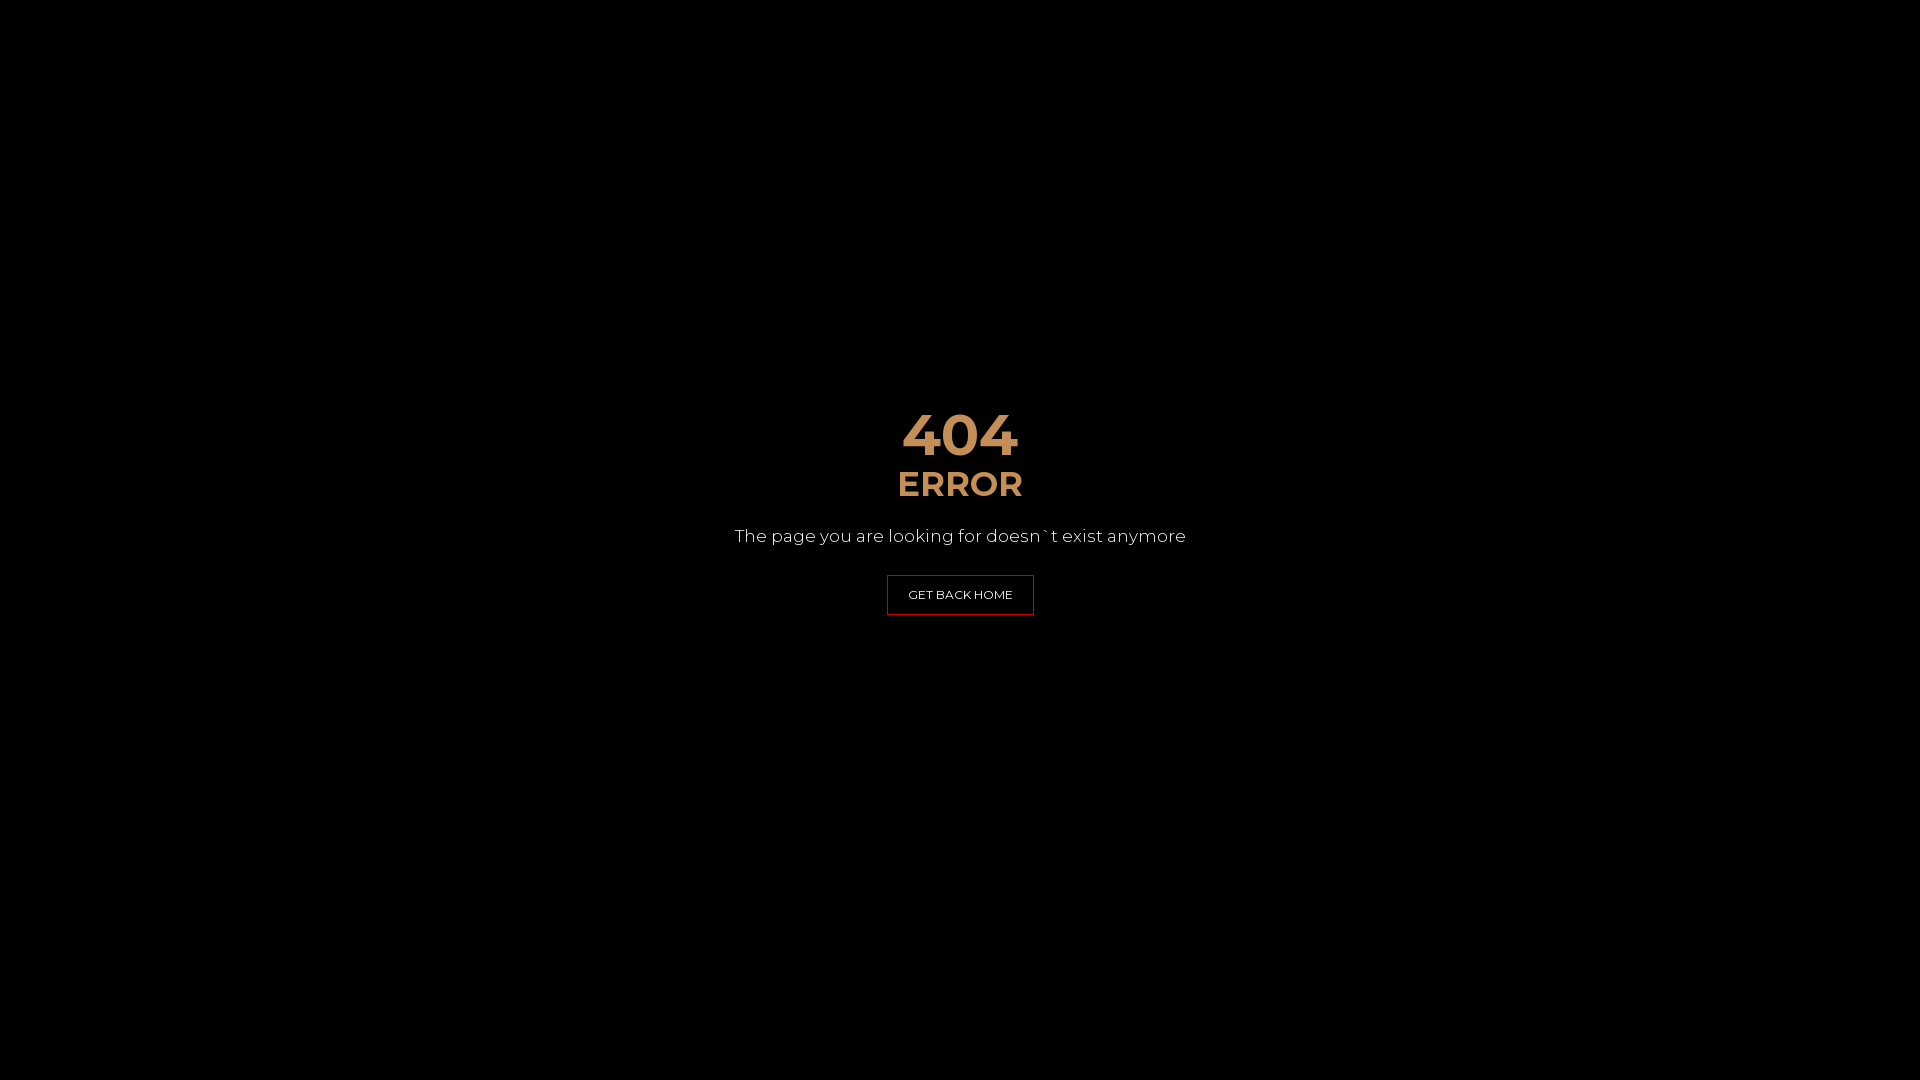 The image size is (1920, 1080). What do you see at coordinates (958, 593) in the screenshot?
I see `'GET BACK HOME'` at bounding box center [958, 593].